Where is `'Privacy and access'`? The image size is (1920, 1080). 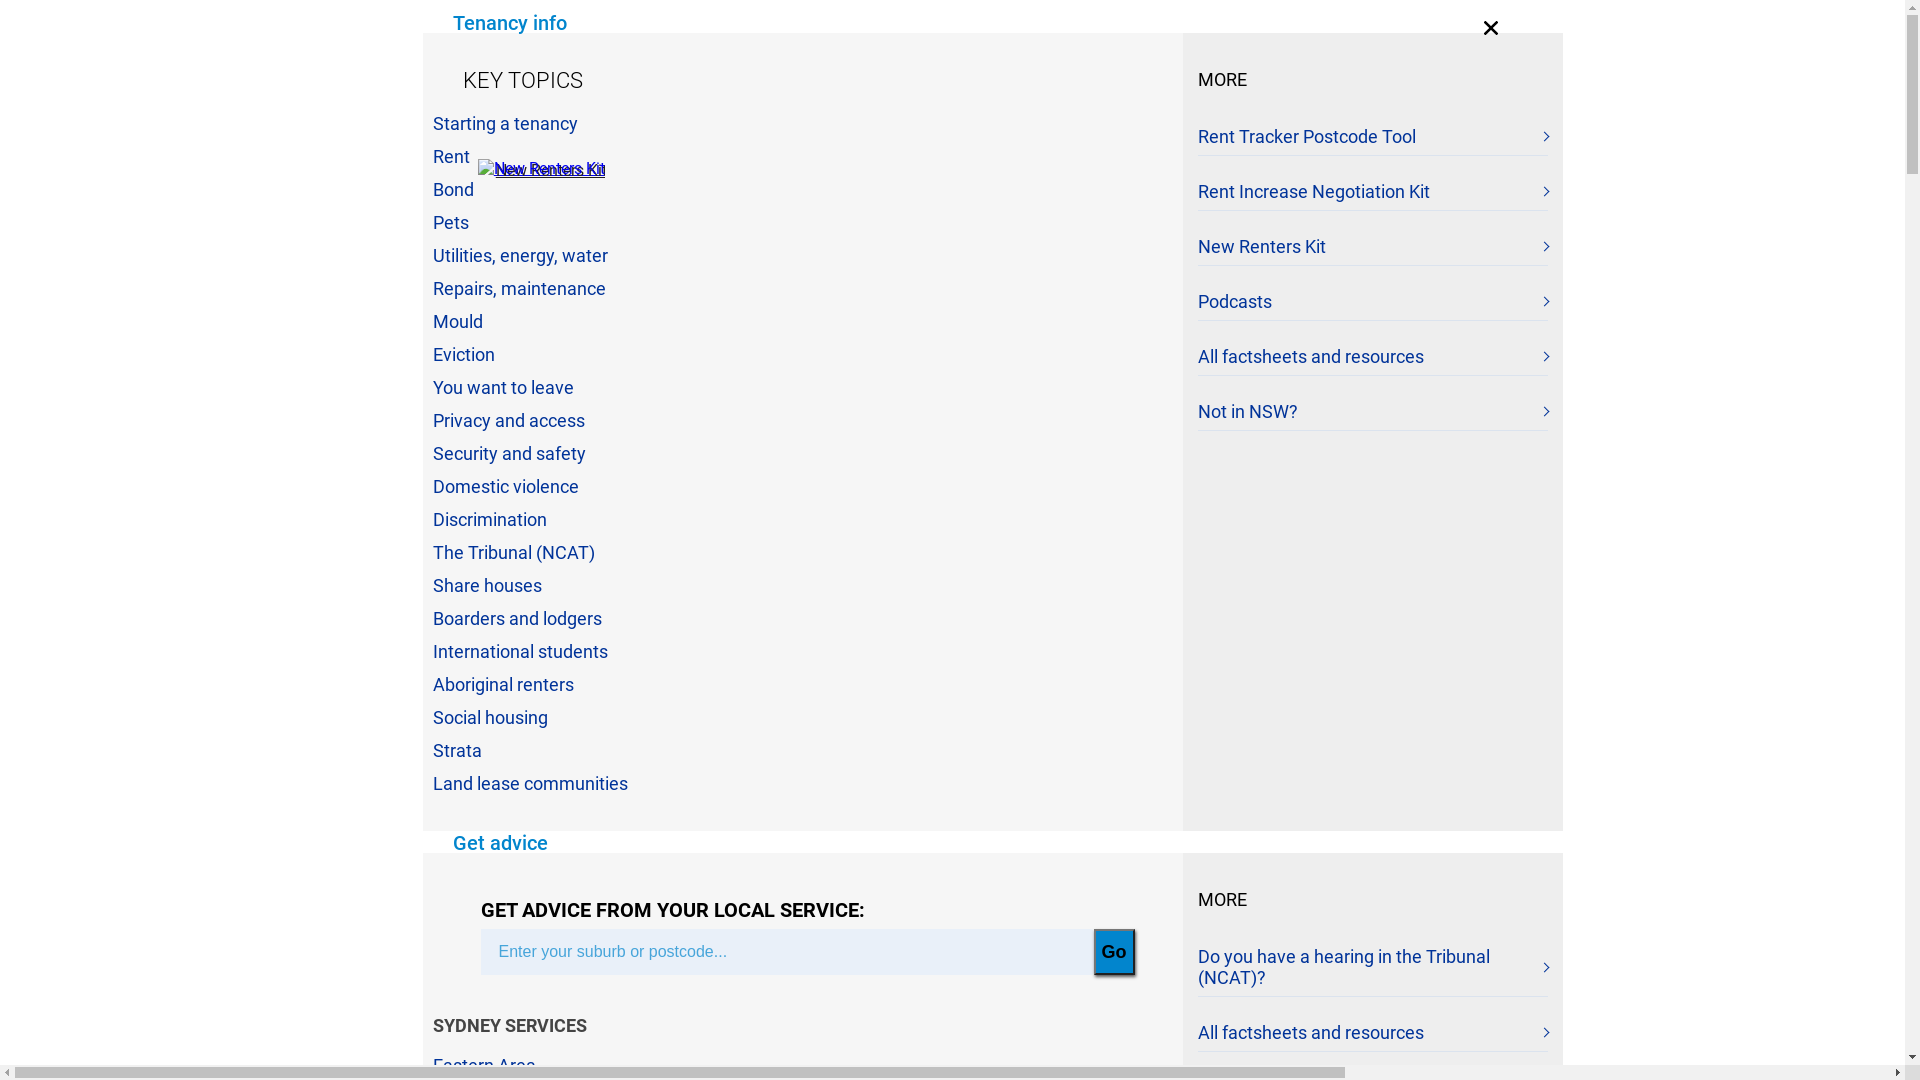
'Privacy and access' is located at coordinates (508, 419).